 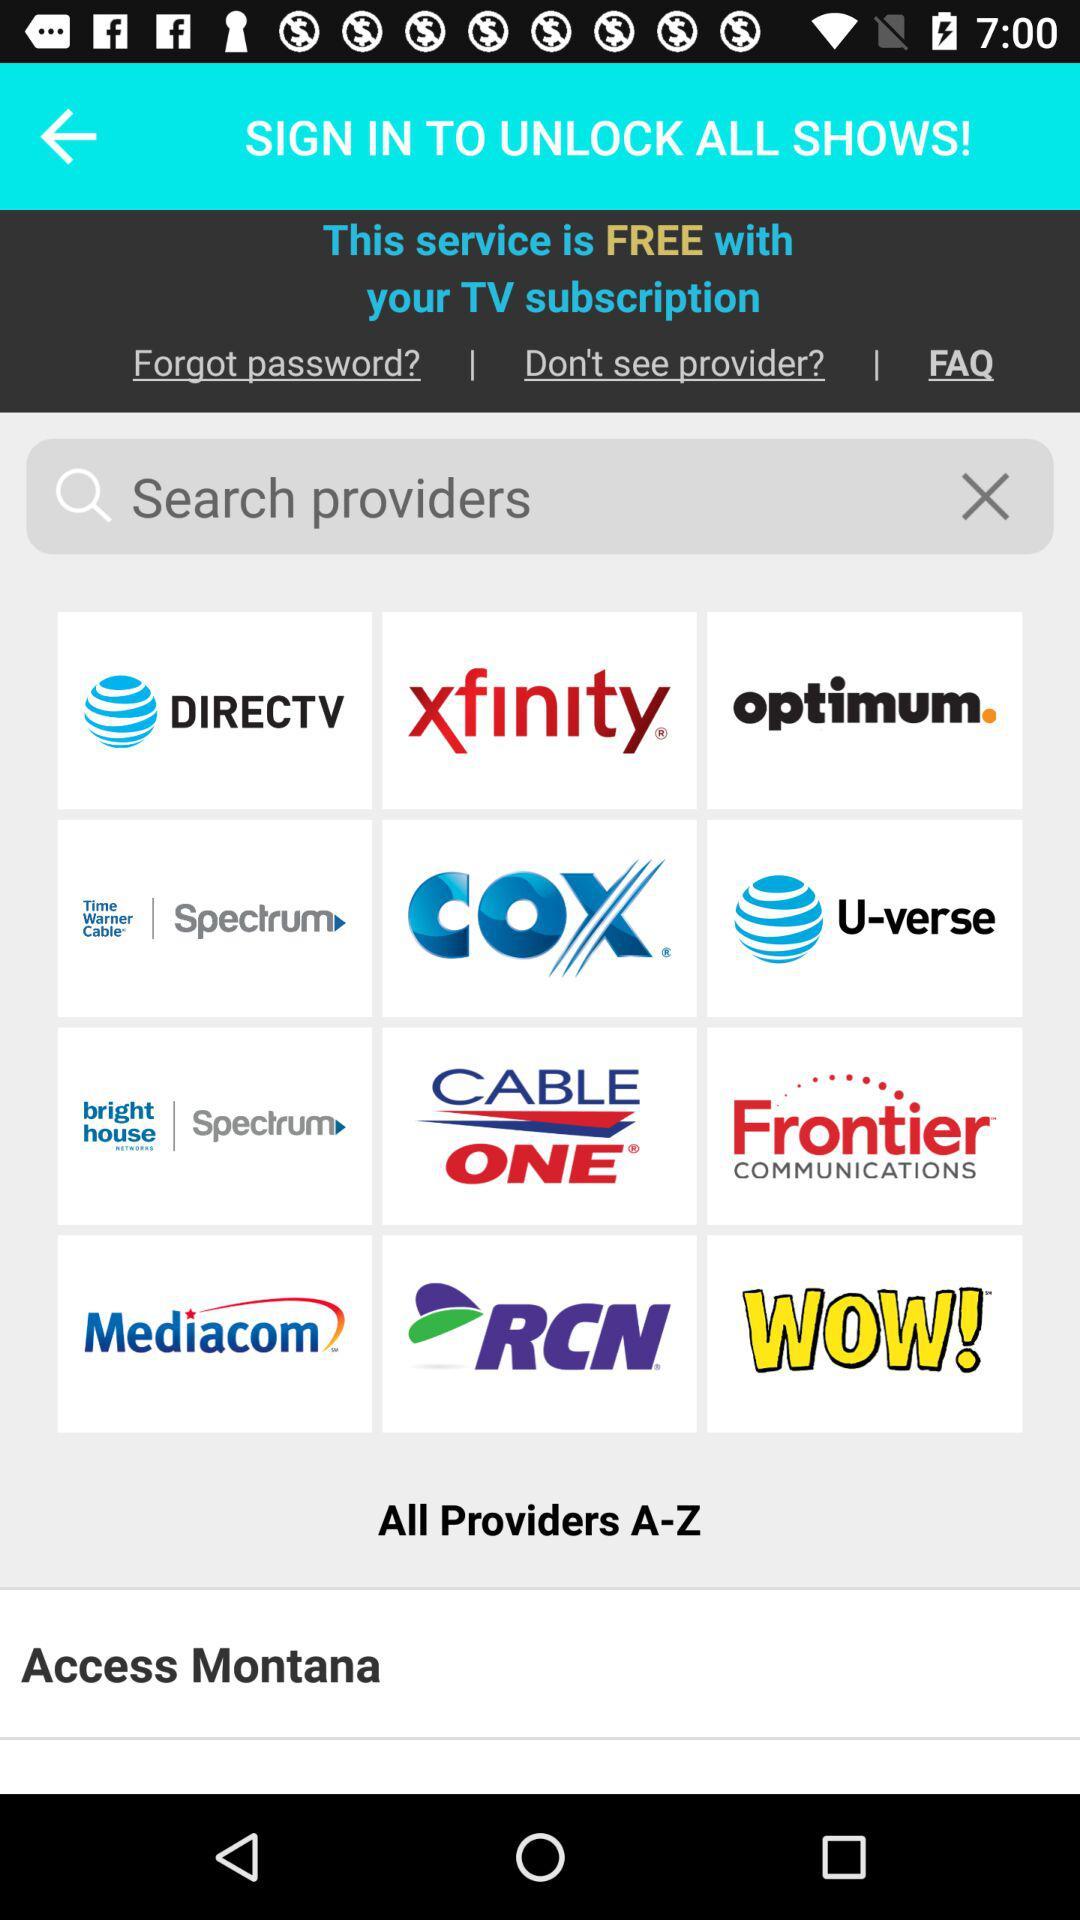 I want to click on the icon below your tv subscription item, so click(x=651, y=361).